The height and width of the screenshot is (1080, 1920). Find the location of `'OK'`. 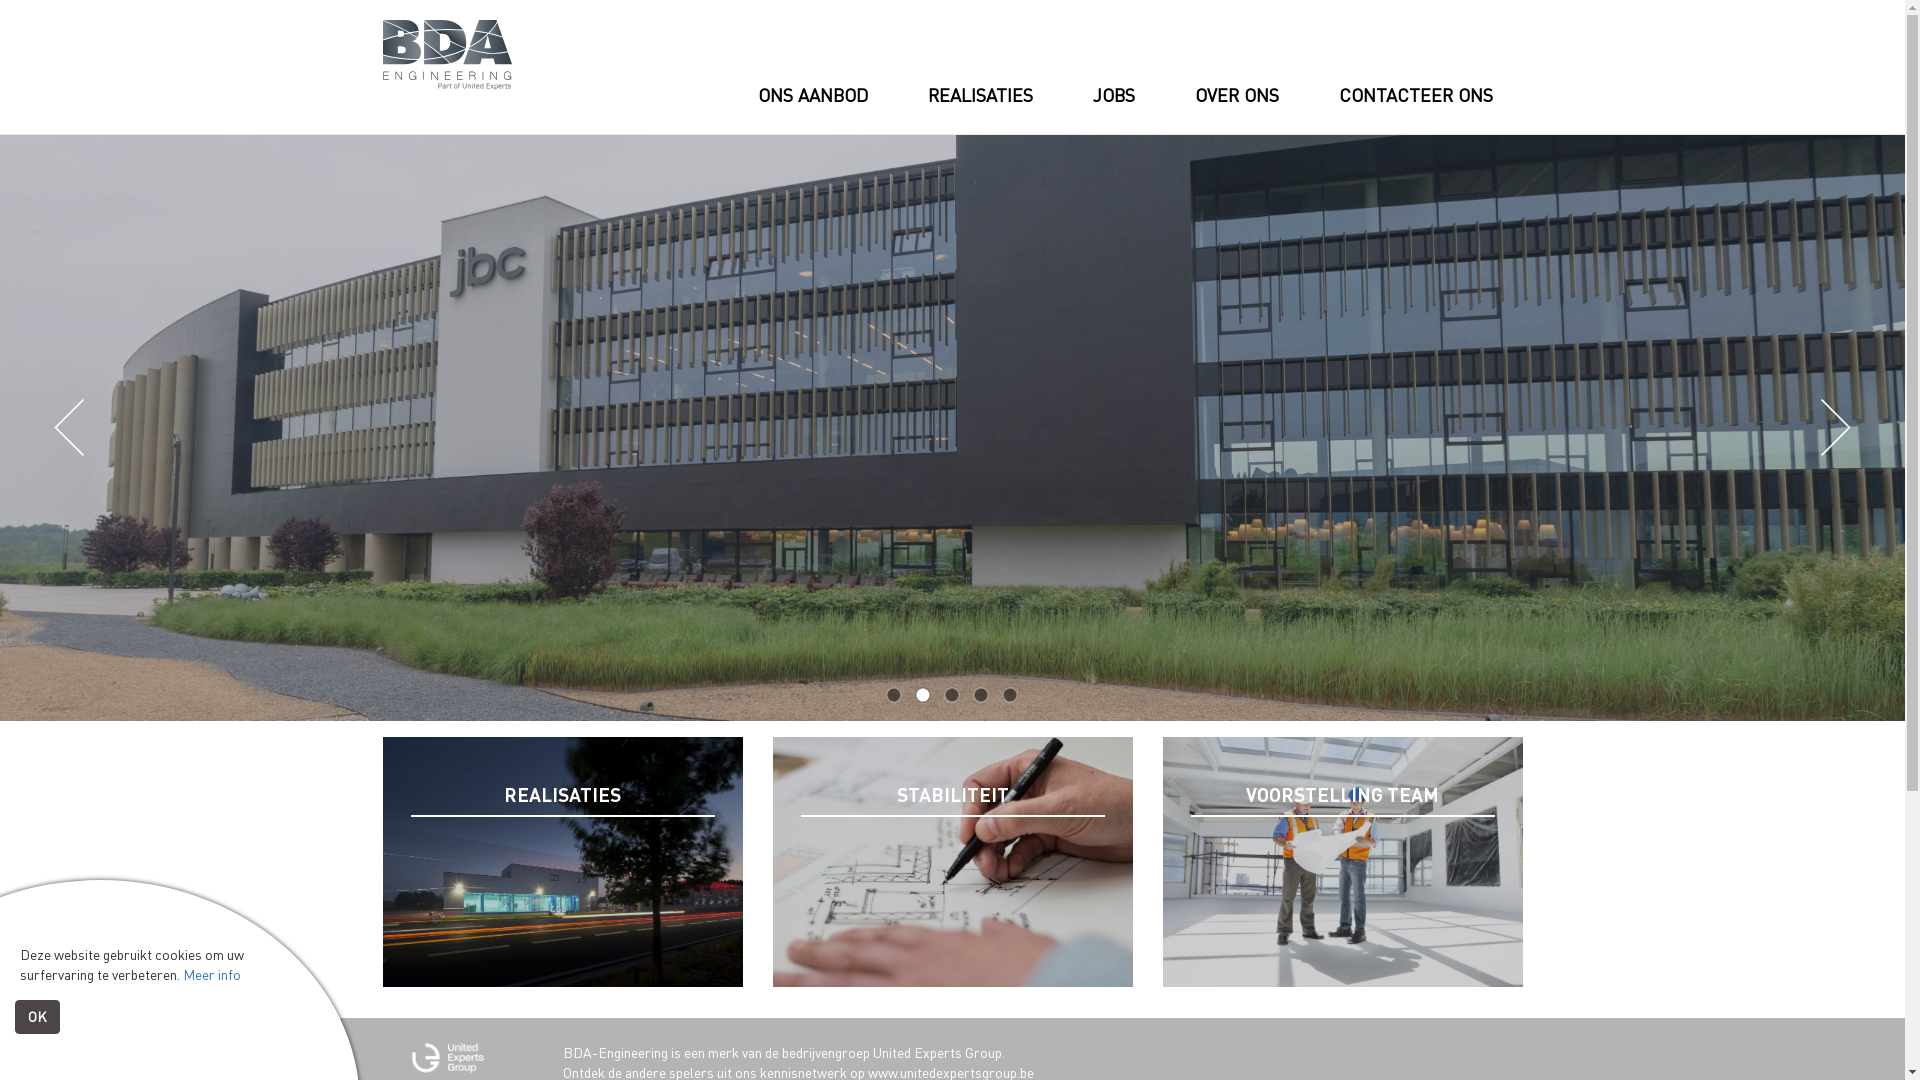

'OK' is located at coordinates (14, 1017).